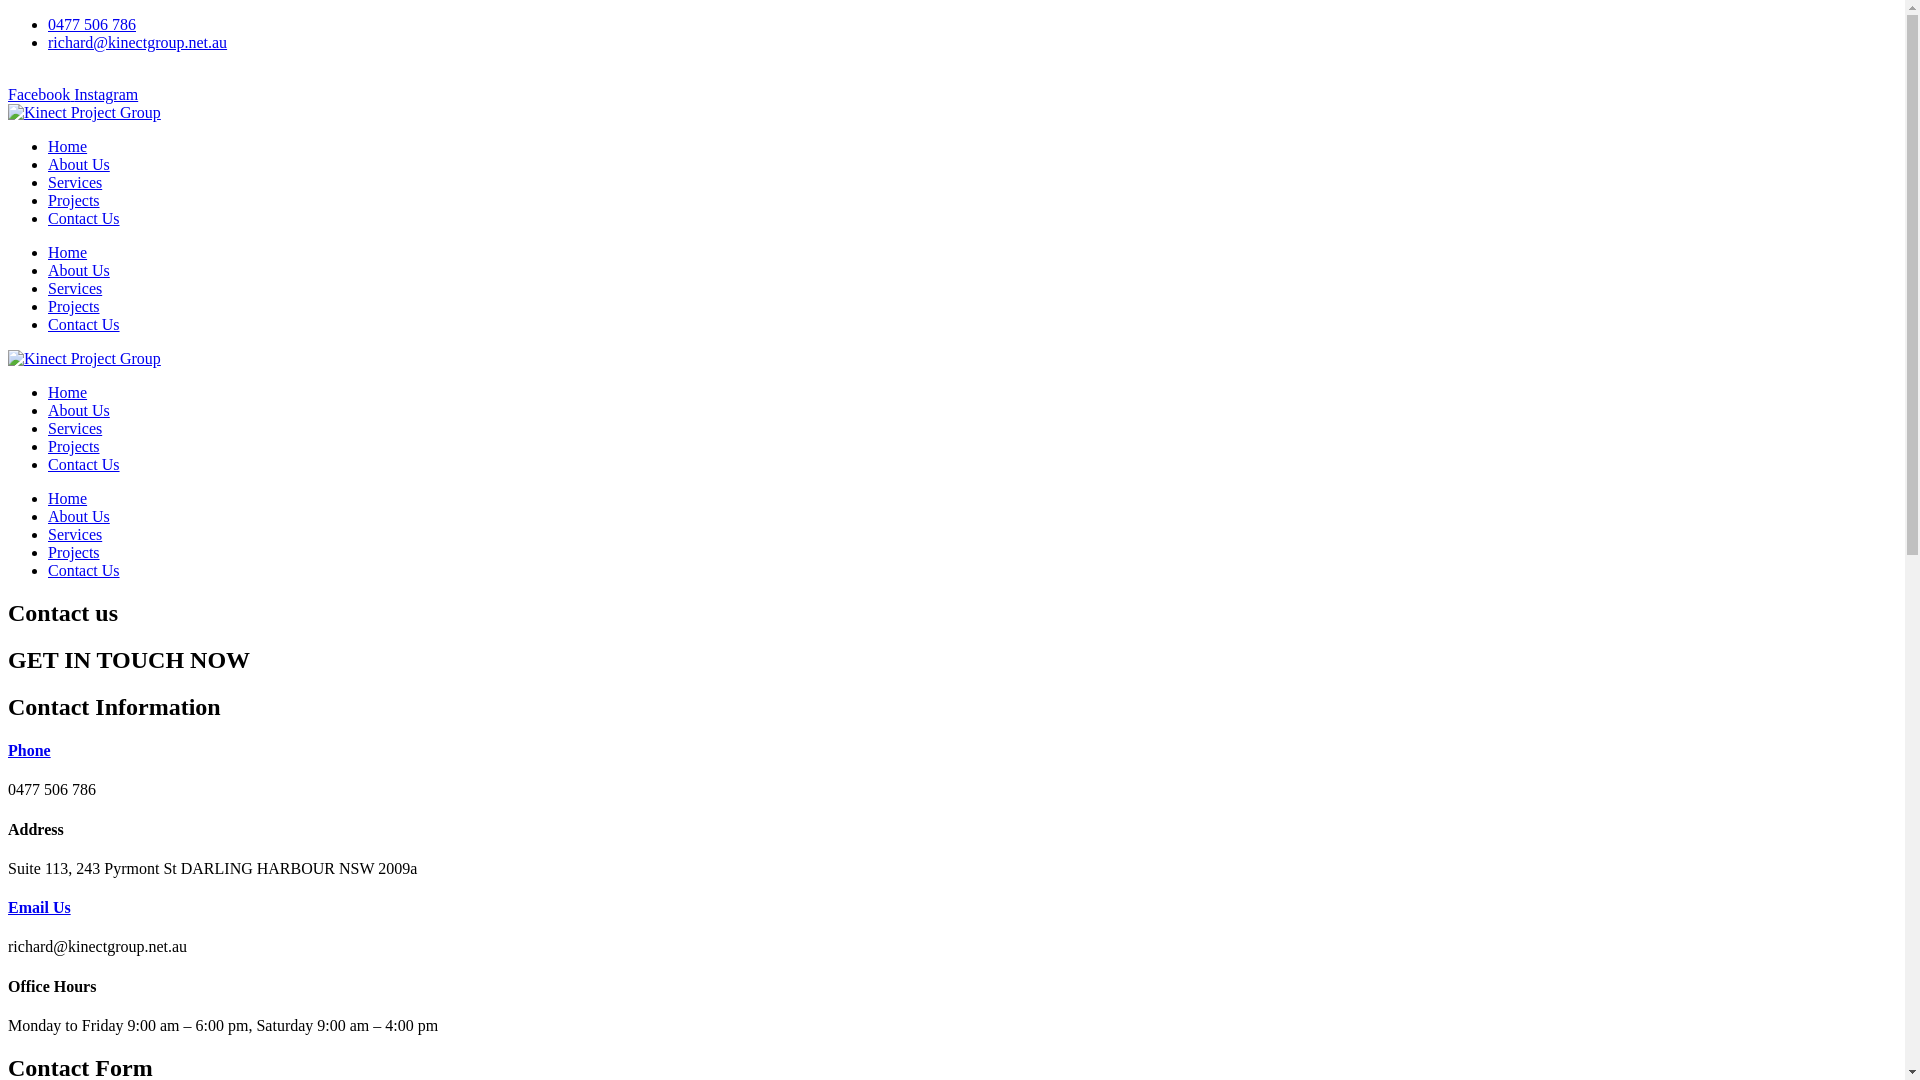 The width and height of the screenshot is (1920, 1080). Describe the element at coordinates (41, 94) in the screenshot. I see `'Facebook'` at that location.